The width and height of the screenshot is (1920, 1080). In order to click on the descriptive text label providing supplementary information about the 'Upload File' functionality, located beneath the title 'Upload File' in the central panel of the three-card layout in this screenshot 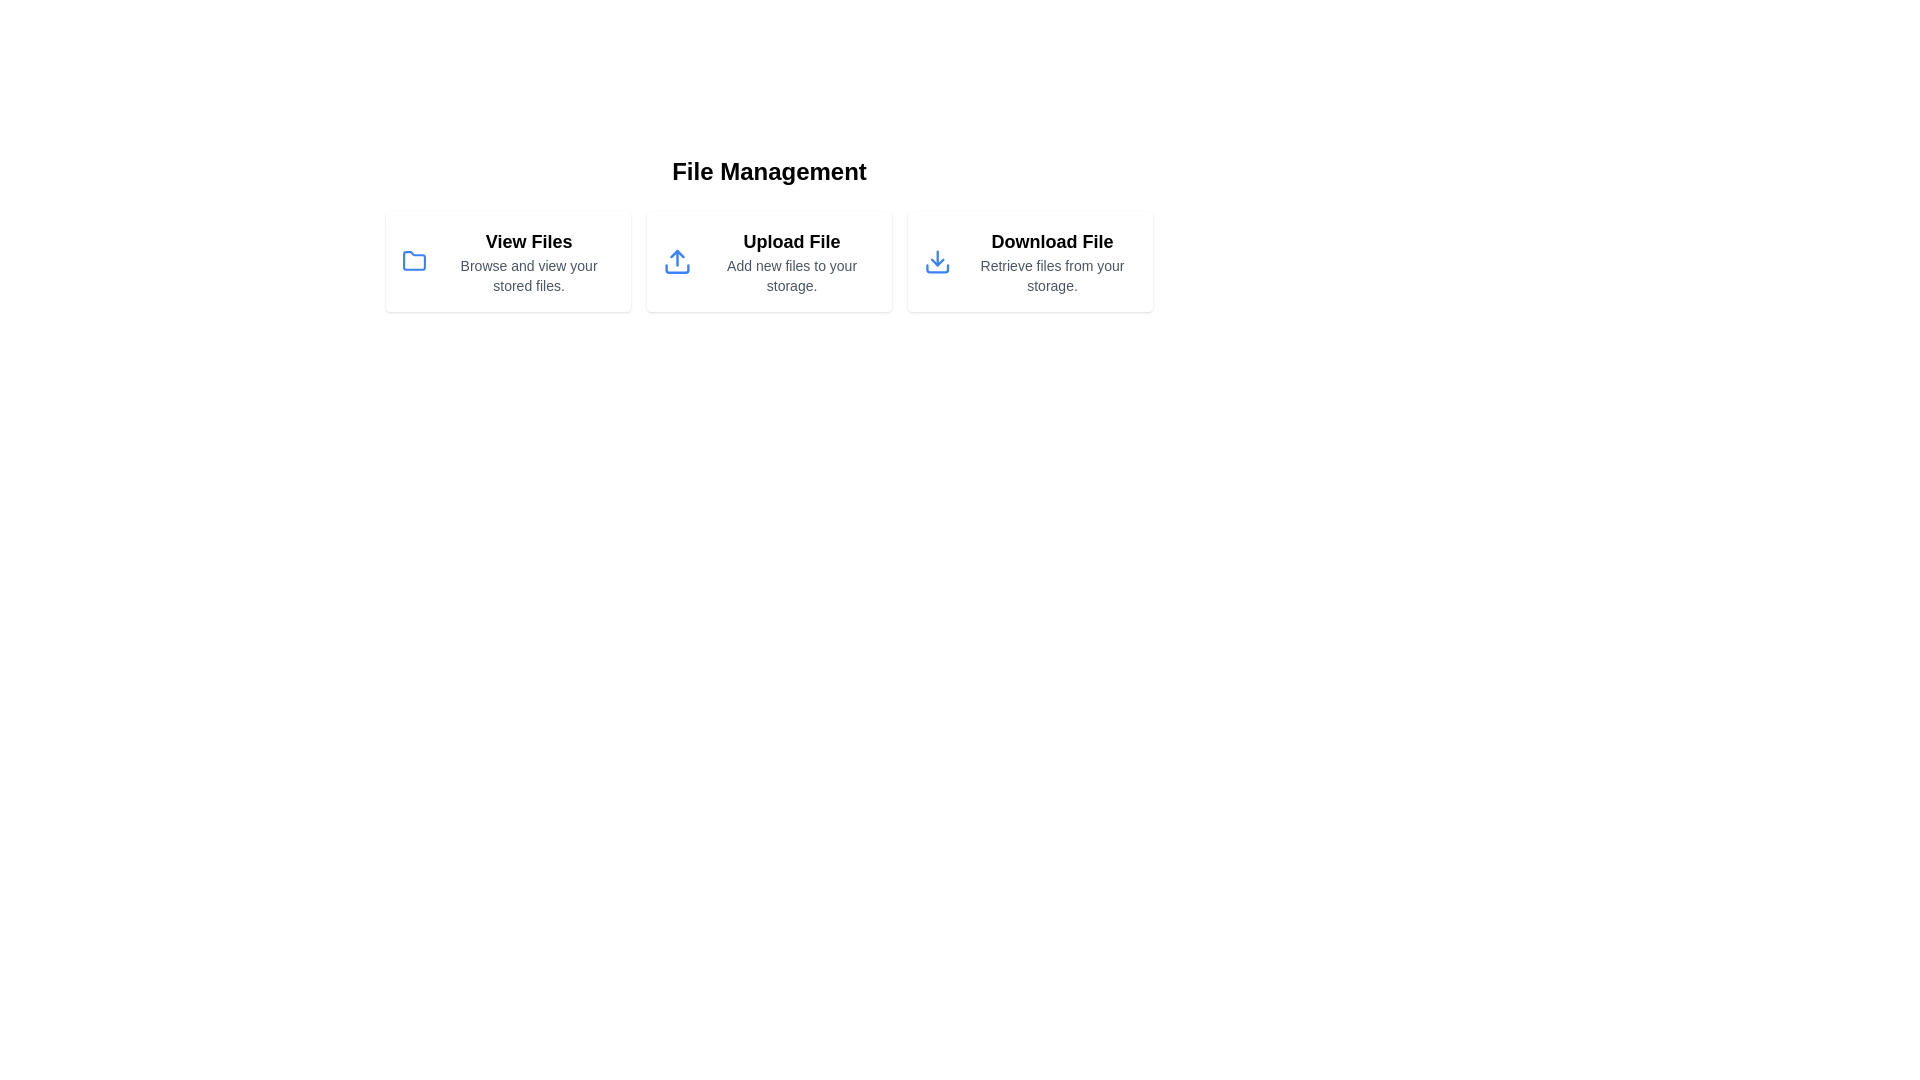, I will do `click(791, 276)`.